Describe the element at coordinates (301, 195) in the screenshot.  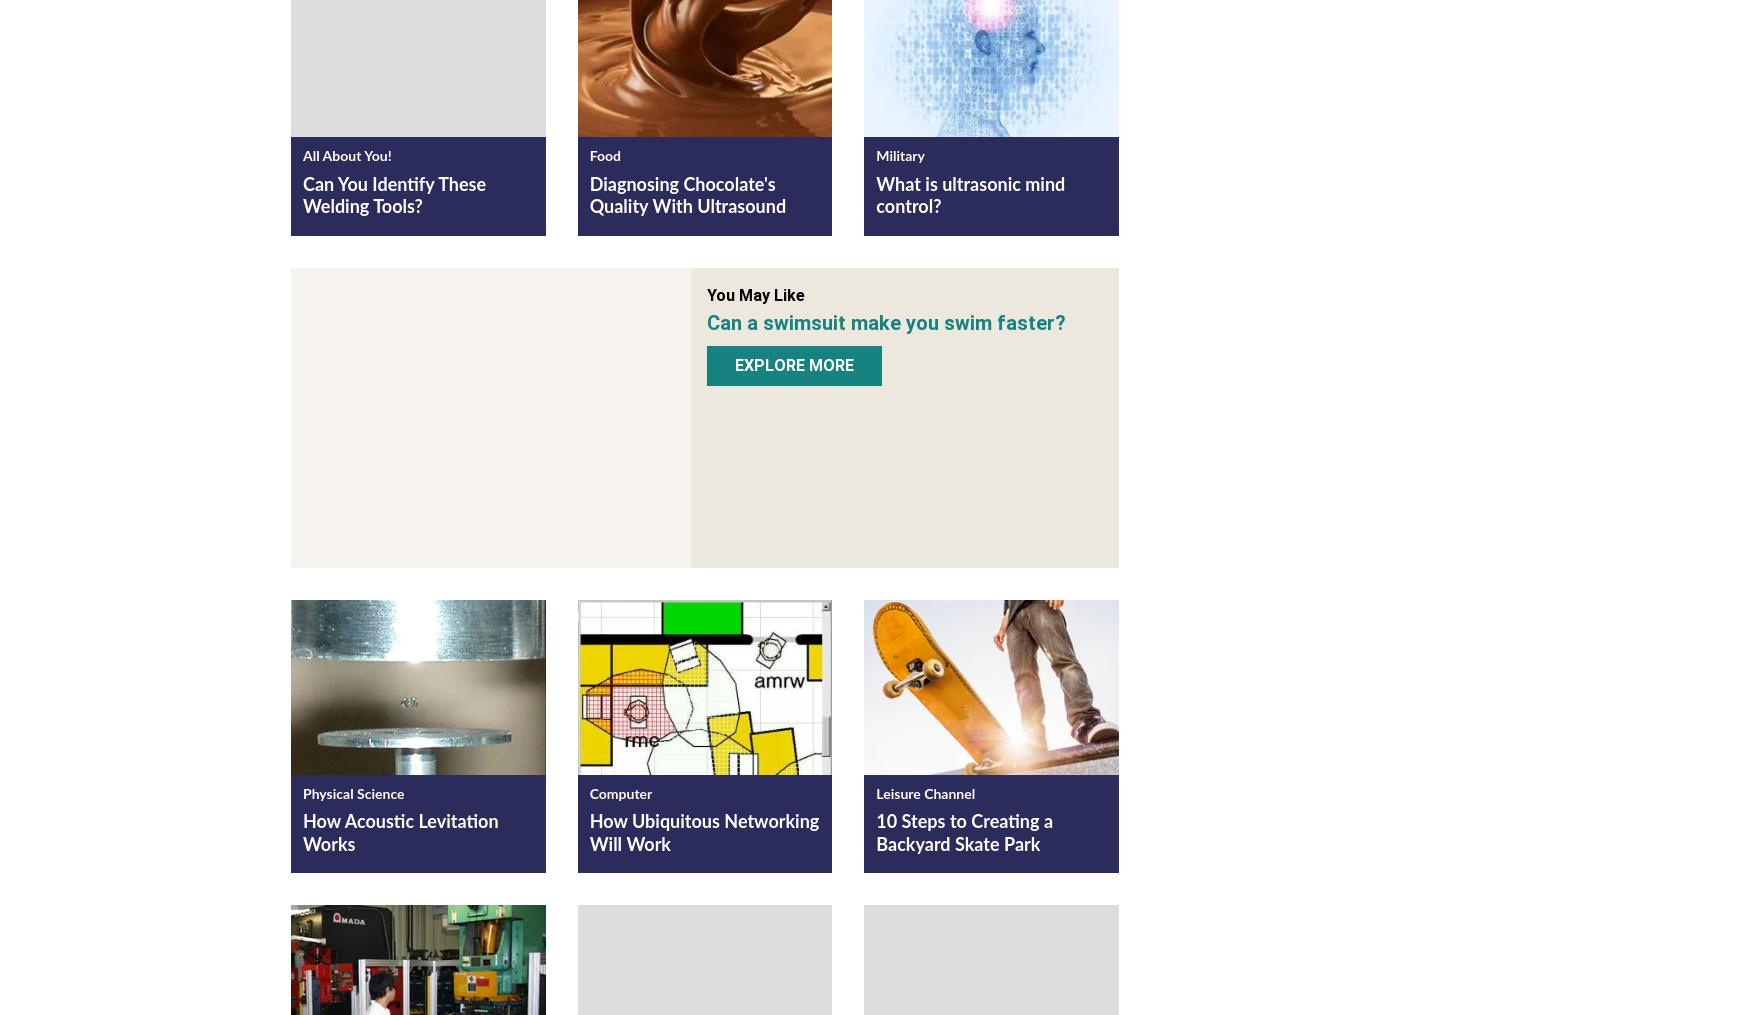
I see `'Can You Identify These Welding Tools?'` at that location.